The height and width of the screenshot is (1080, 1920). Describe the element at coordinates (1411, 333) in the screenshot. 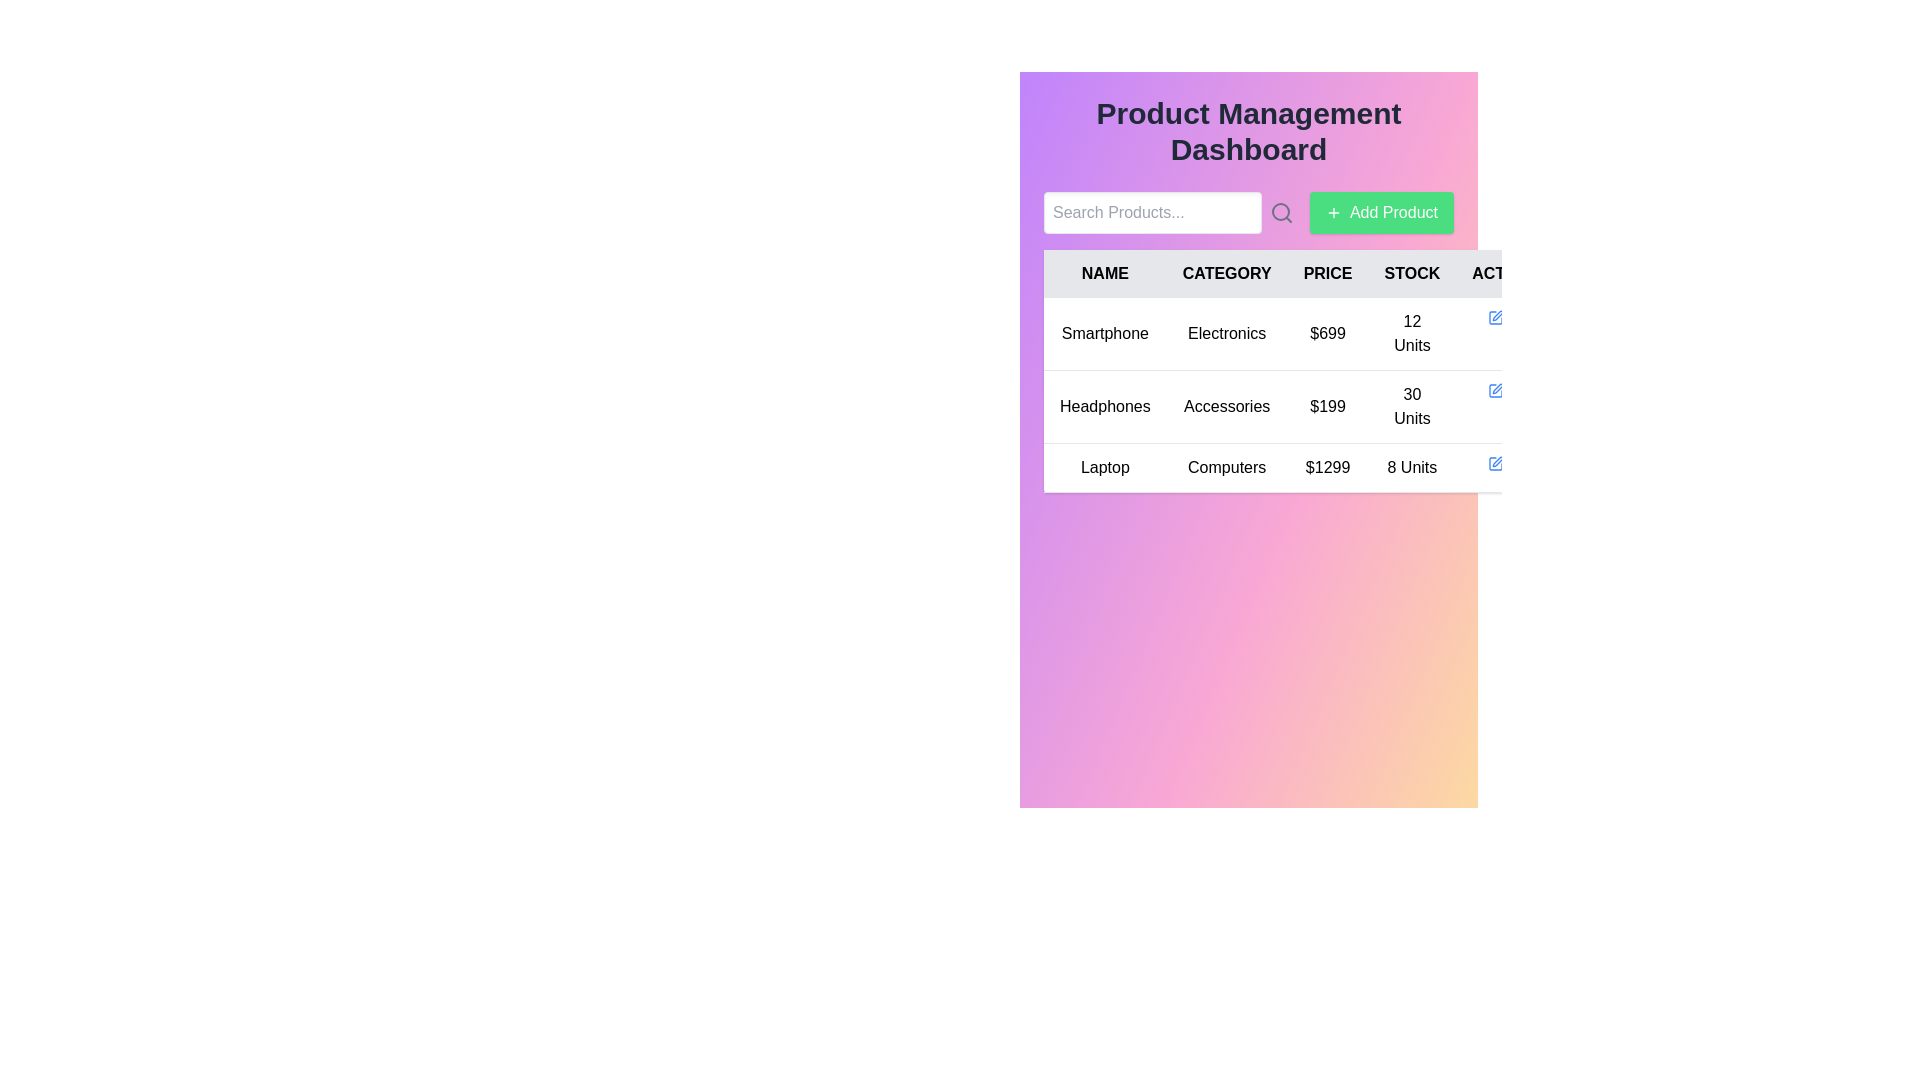

I see `the static text label displaying '12 Units' under the 'STOCK' column in the Product Management Dashboard` at that location.